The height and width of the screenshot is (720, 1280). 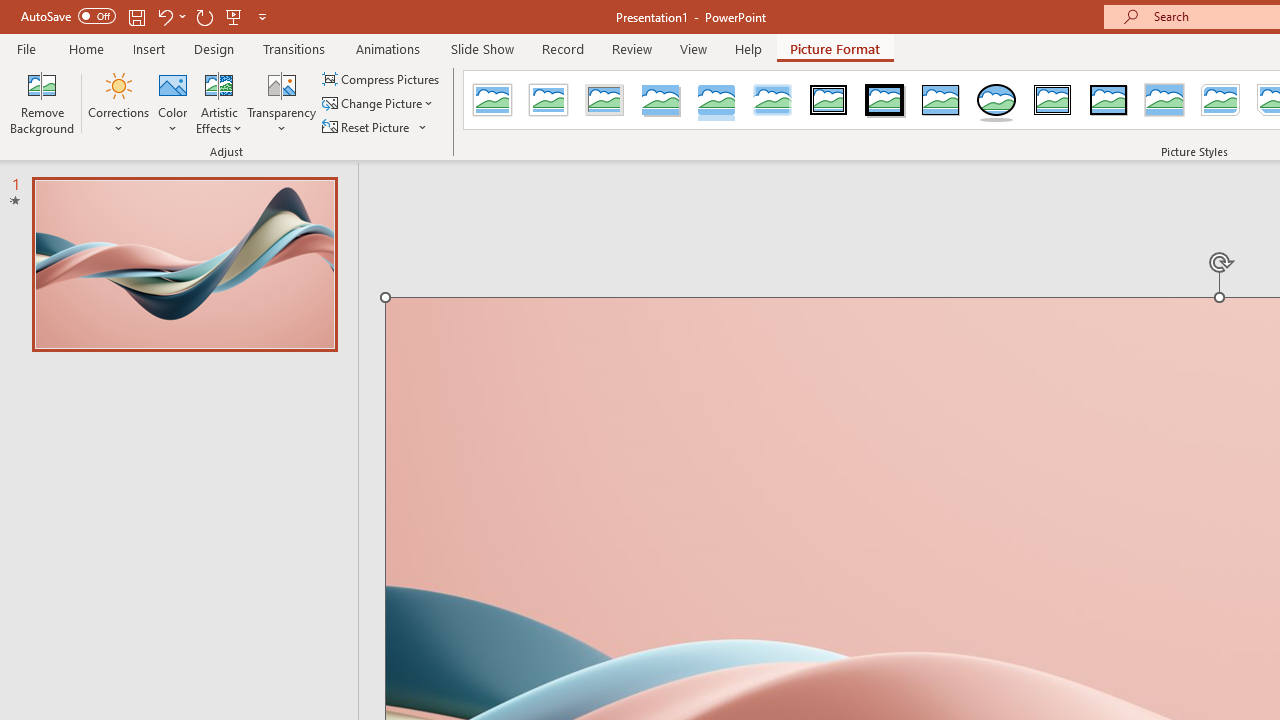 I want to click on 'Redo', so click(x=204, y=16).